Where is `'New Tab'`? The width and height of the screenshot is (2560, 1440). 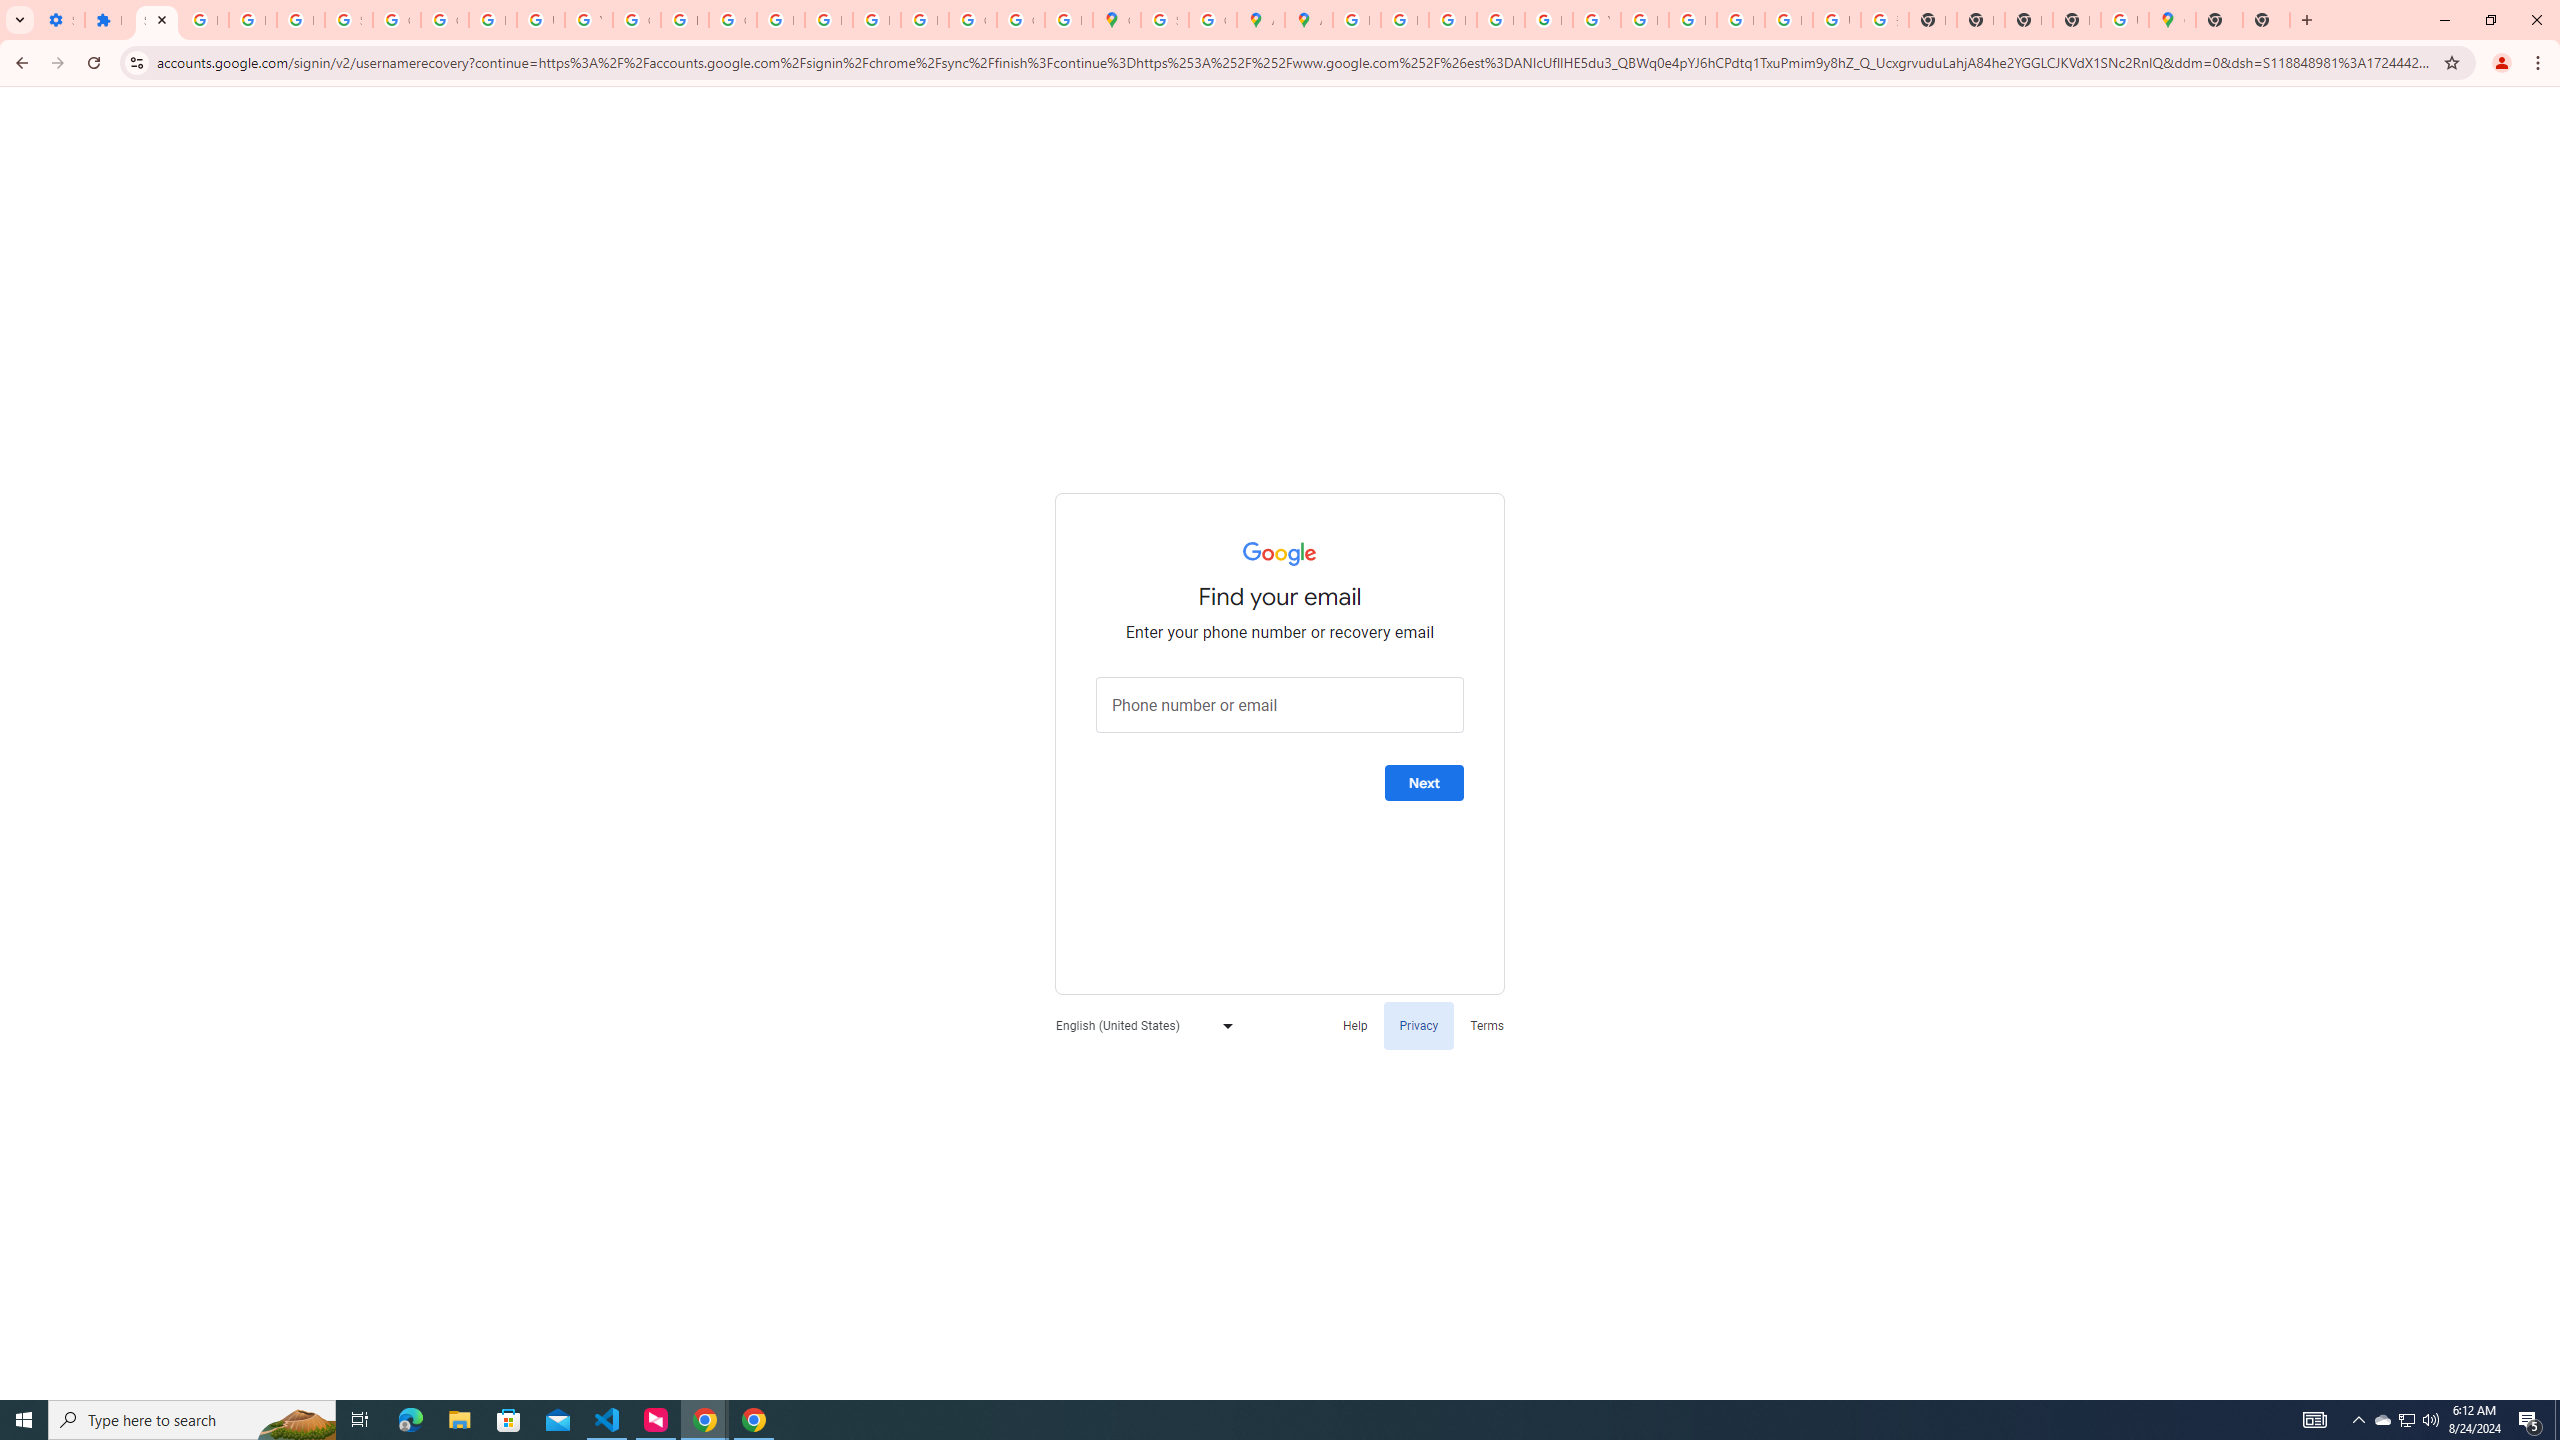 'New Tab' is located at coordinates (2266, 19).